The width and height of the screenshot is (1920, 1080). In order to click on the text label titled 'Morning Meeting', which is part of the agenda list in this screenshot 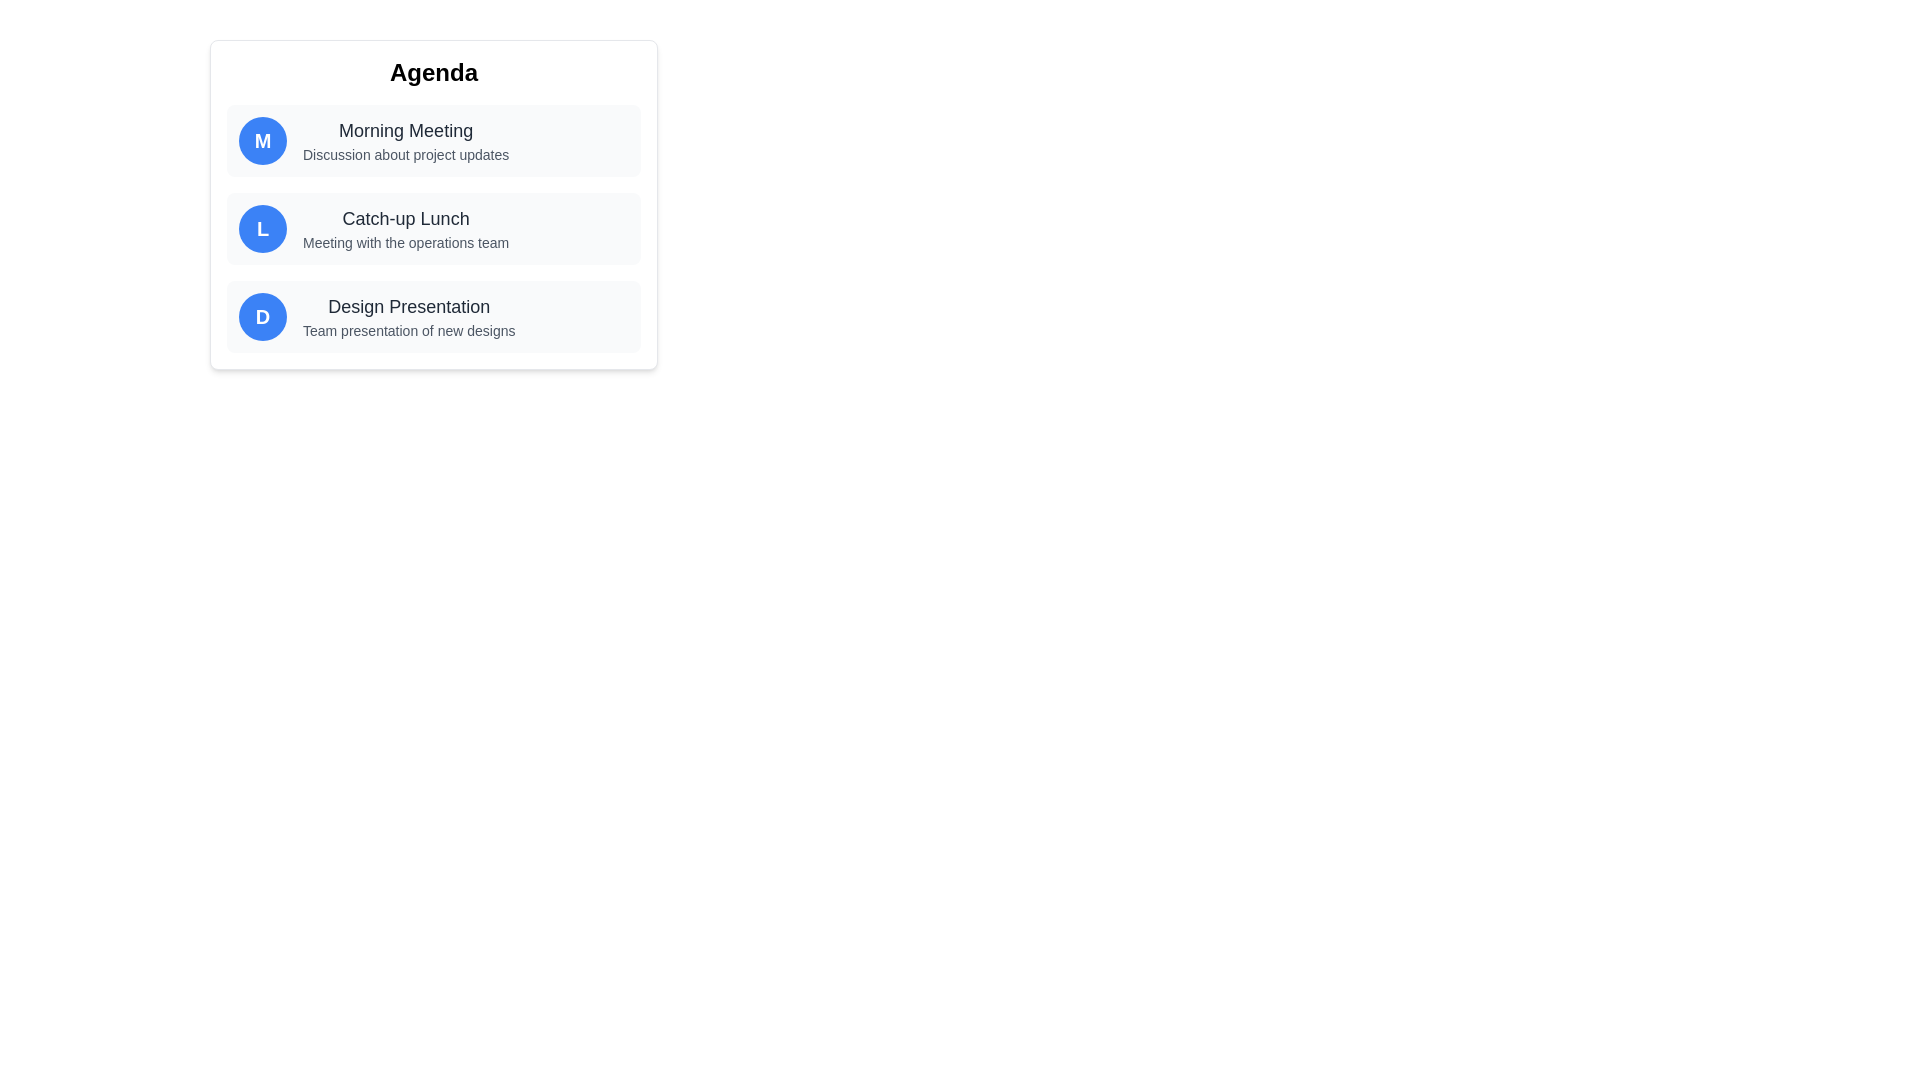, I will do `click(405, 140)`.